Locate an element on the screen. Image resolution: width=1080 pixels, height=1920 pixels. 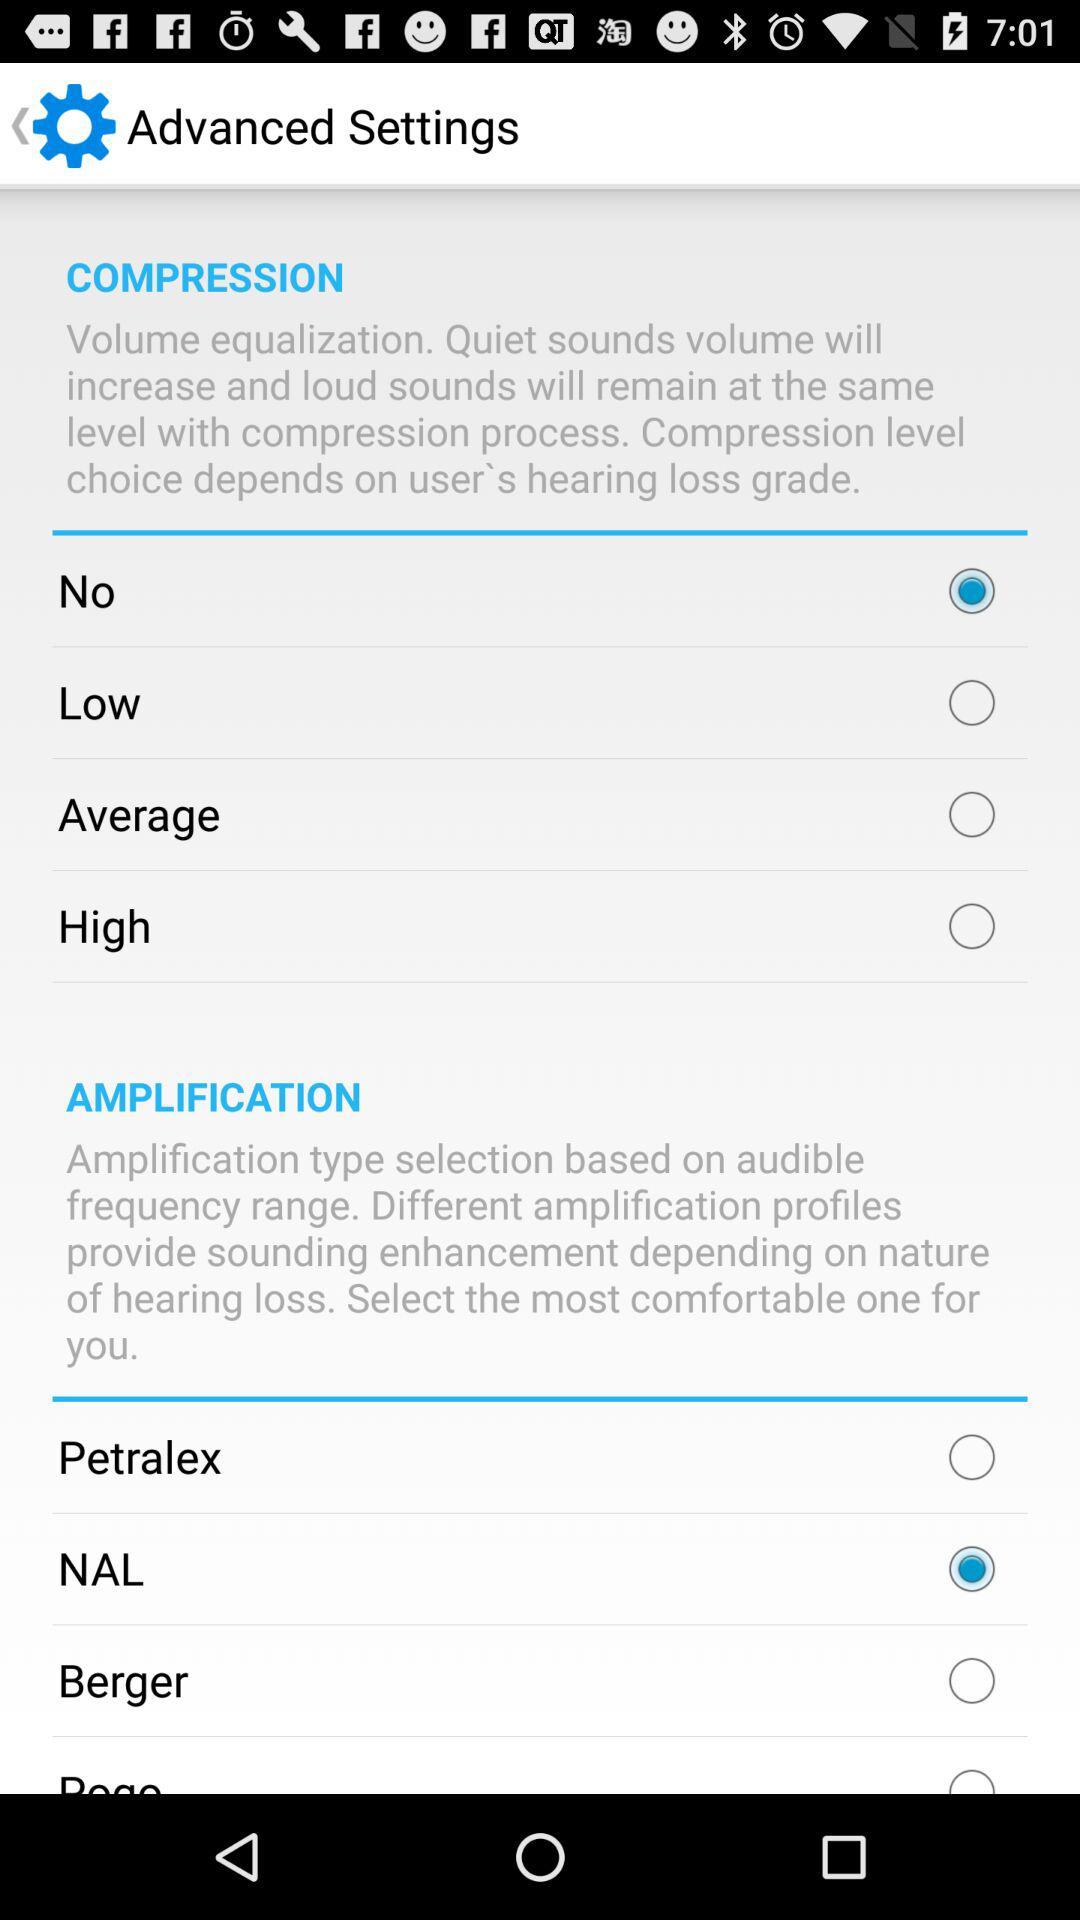
mark button option is located at coordinates (971, 925).